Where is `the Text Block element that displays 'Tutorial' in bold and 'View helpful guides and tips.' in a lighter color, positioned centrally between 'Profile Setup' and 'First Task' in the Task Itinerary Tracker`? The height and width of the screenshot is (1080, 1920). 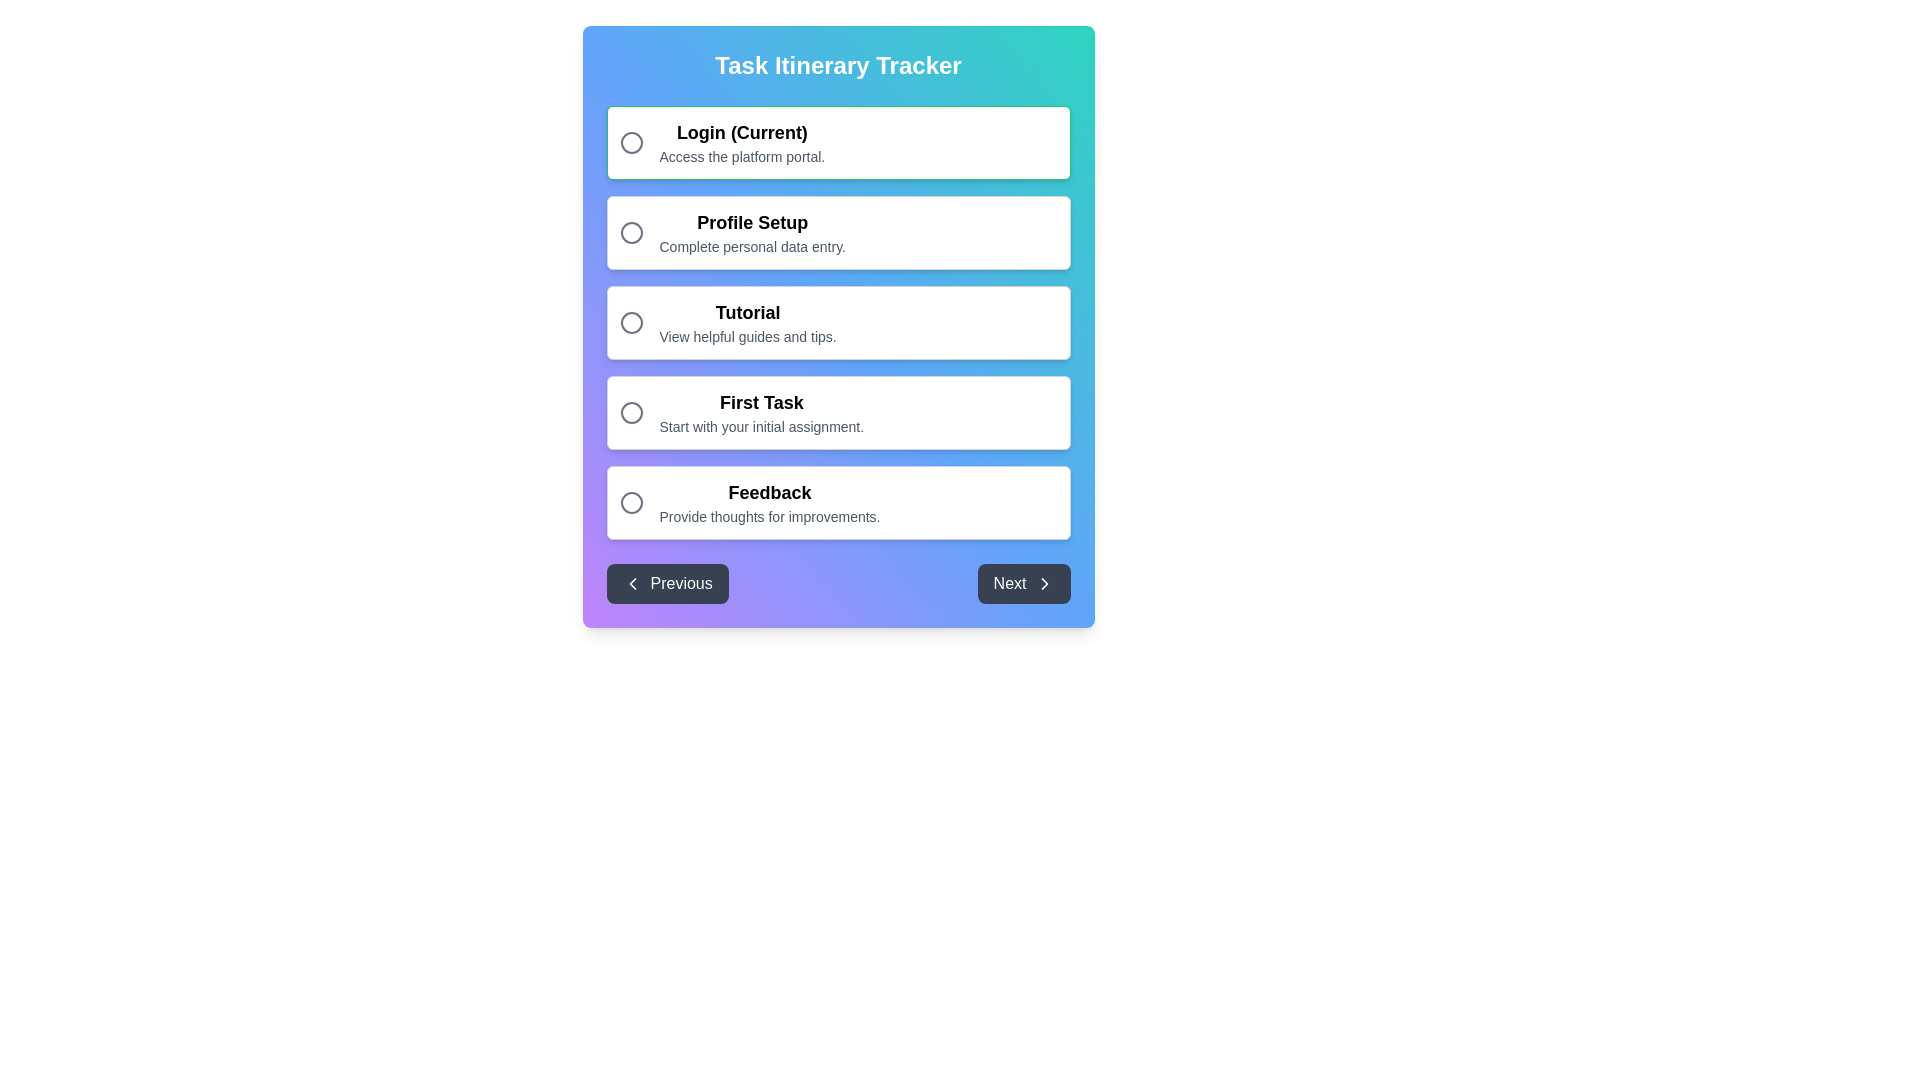
the Text Block element that displays 'Tutorial' in bold and 'View helpful guides and tips.' in a lighter color, positioned centrally between 'Profile Setup' and 'First Task' in the Task Itinerary Tracker is located at coordinates (747, 322).